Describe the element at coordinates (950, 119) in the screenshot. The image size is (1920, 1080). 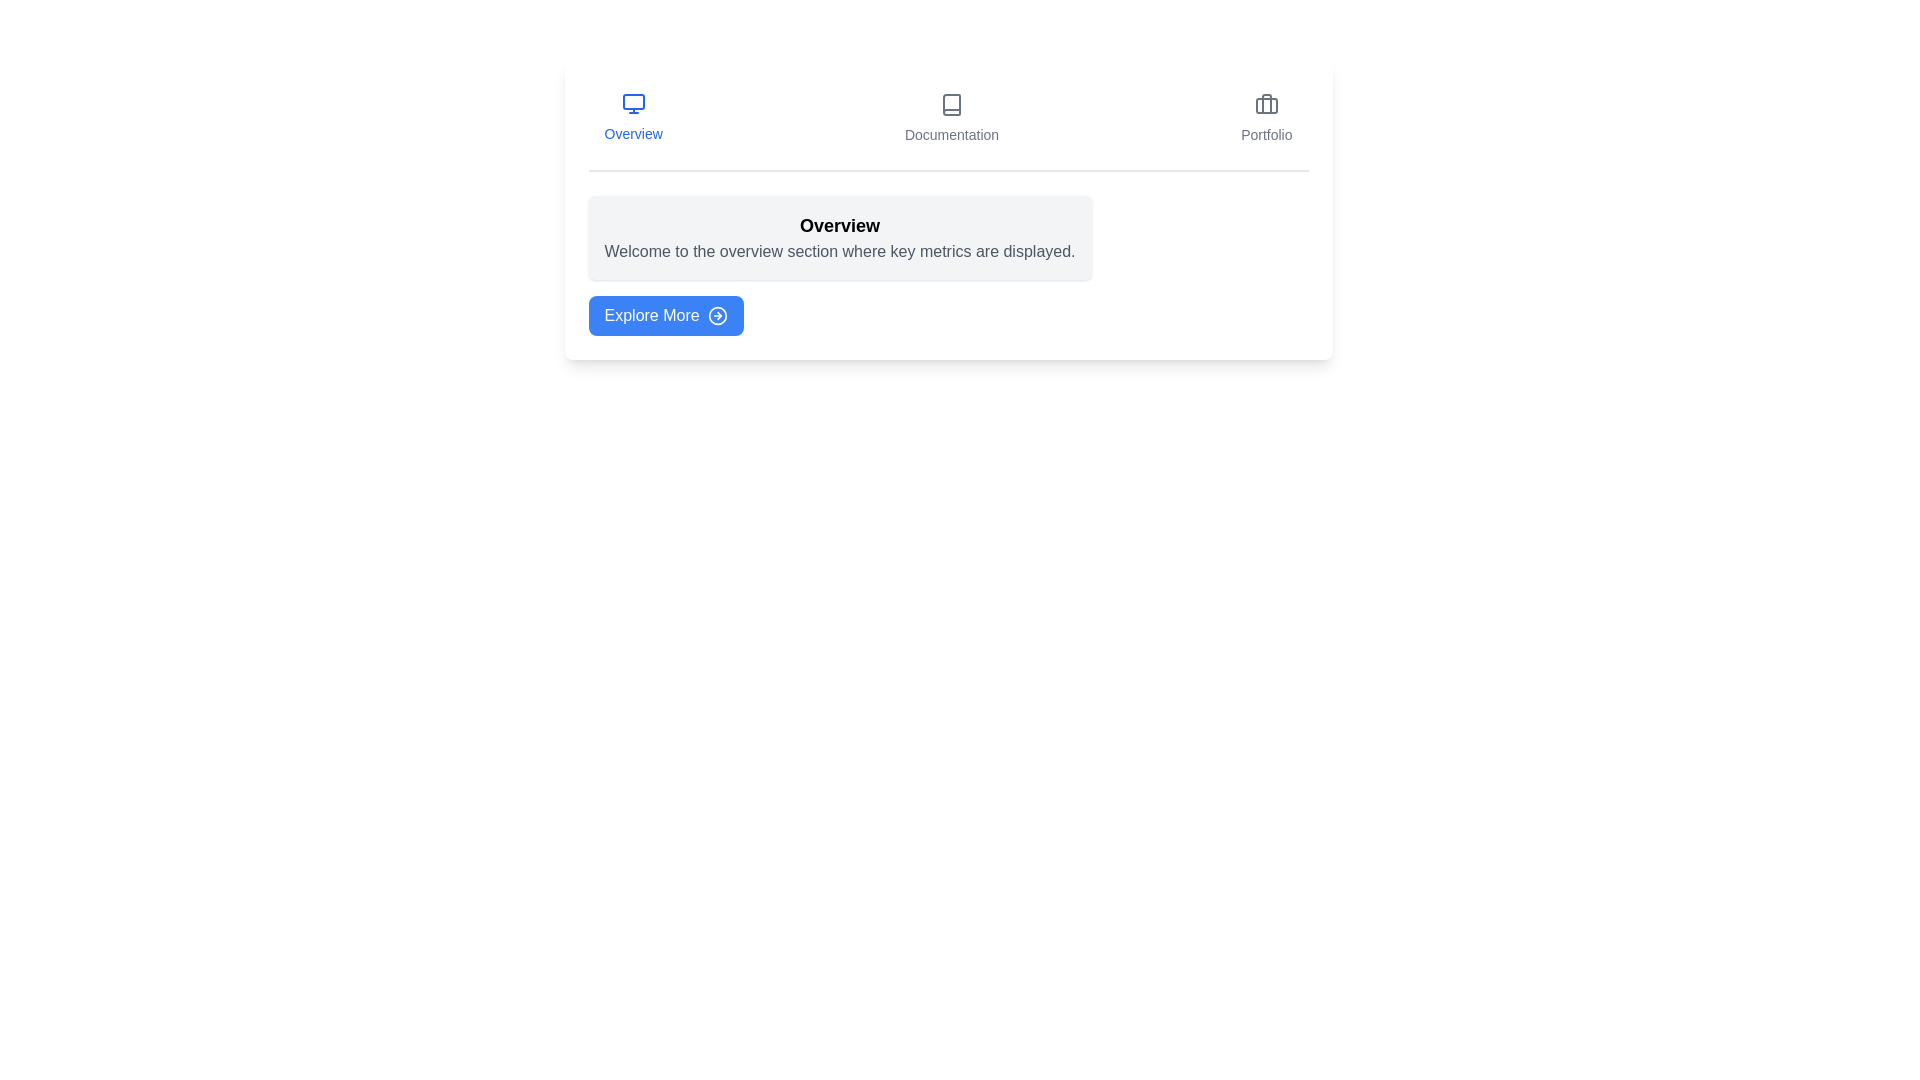
I see `the Documentation tab to view its content` at that location.